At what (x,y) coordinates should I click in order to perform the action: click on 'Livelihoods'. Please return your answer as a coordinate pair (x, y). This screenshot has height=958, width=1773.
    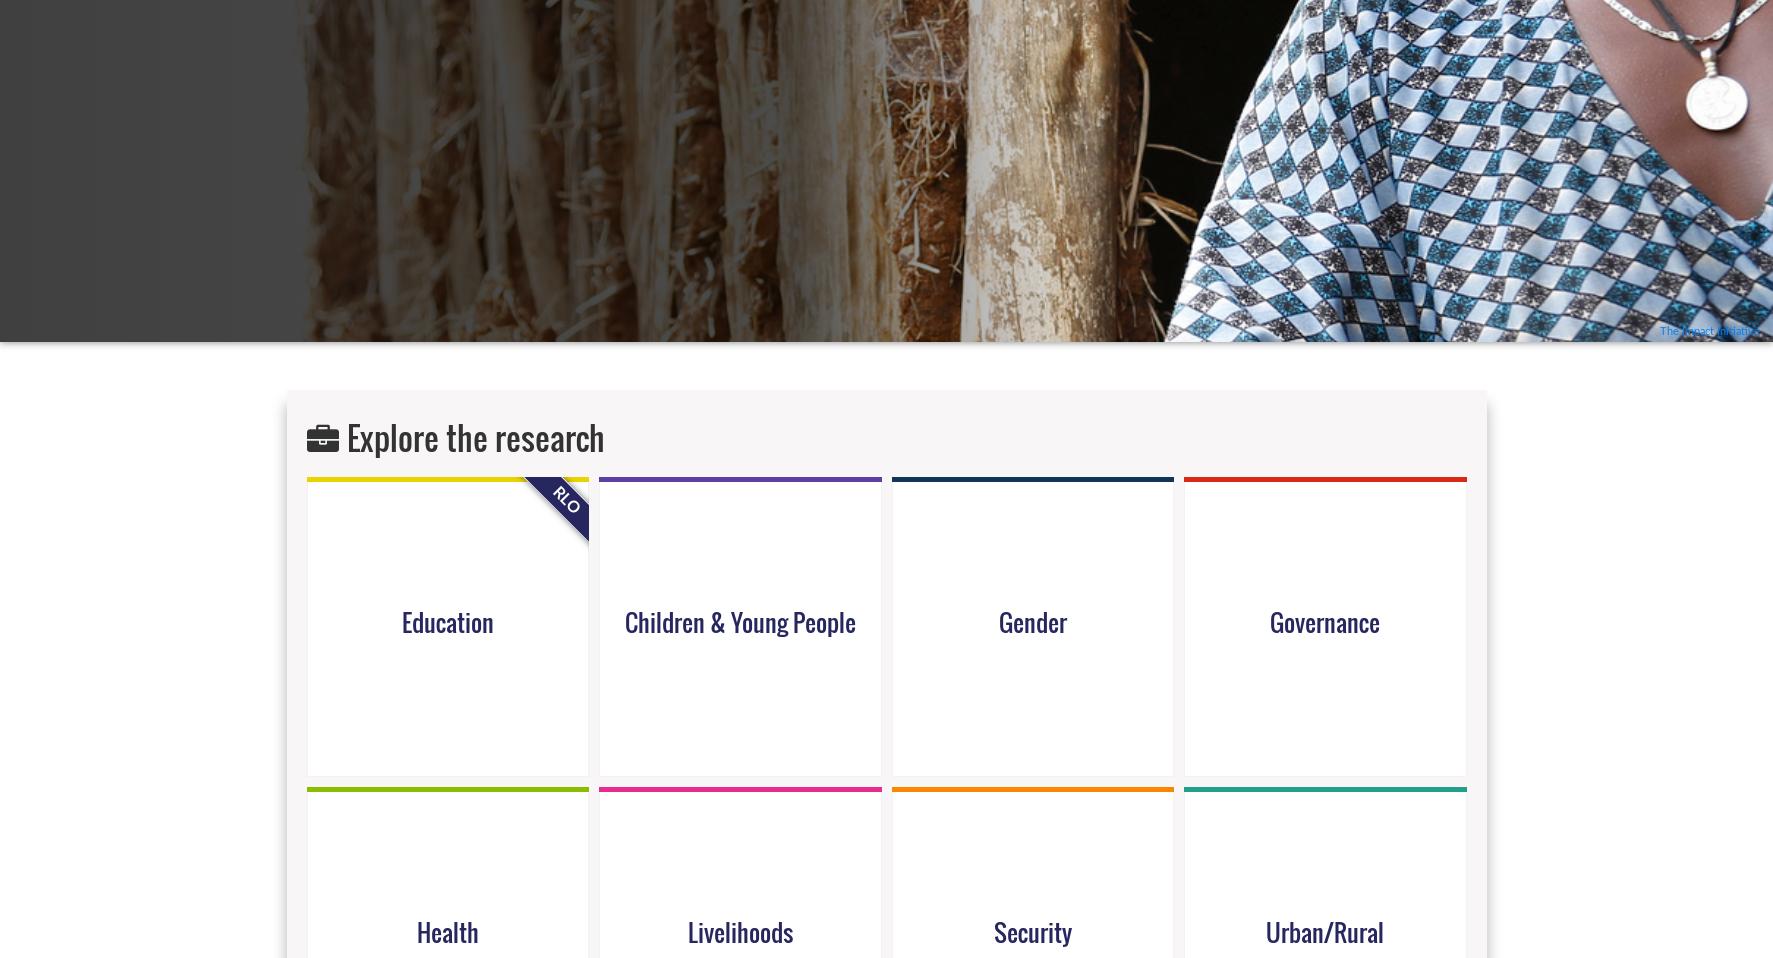
    Looking at the image, I should click on (739, 930).